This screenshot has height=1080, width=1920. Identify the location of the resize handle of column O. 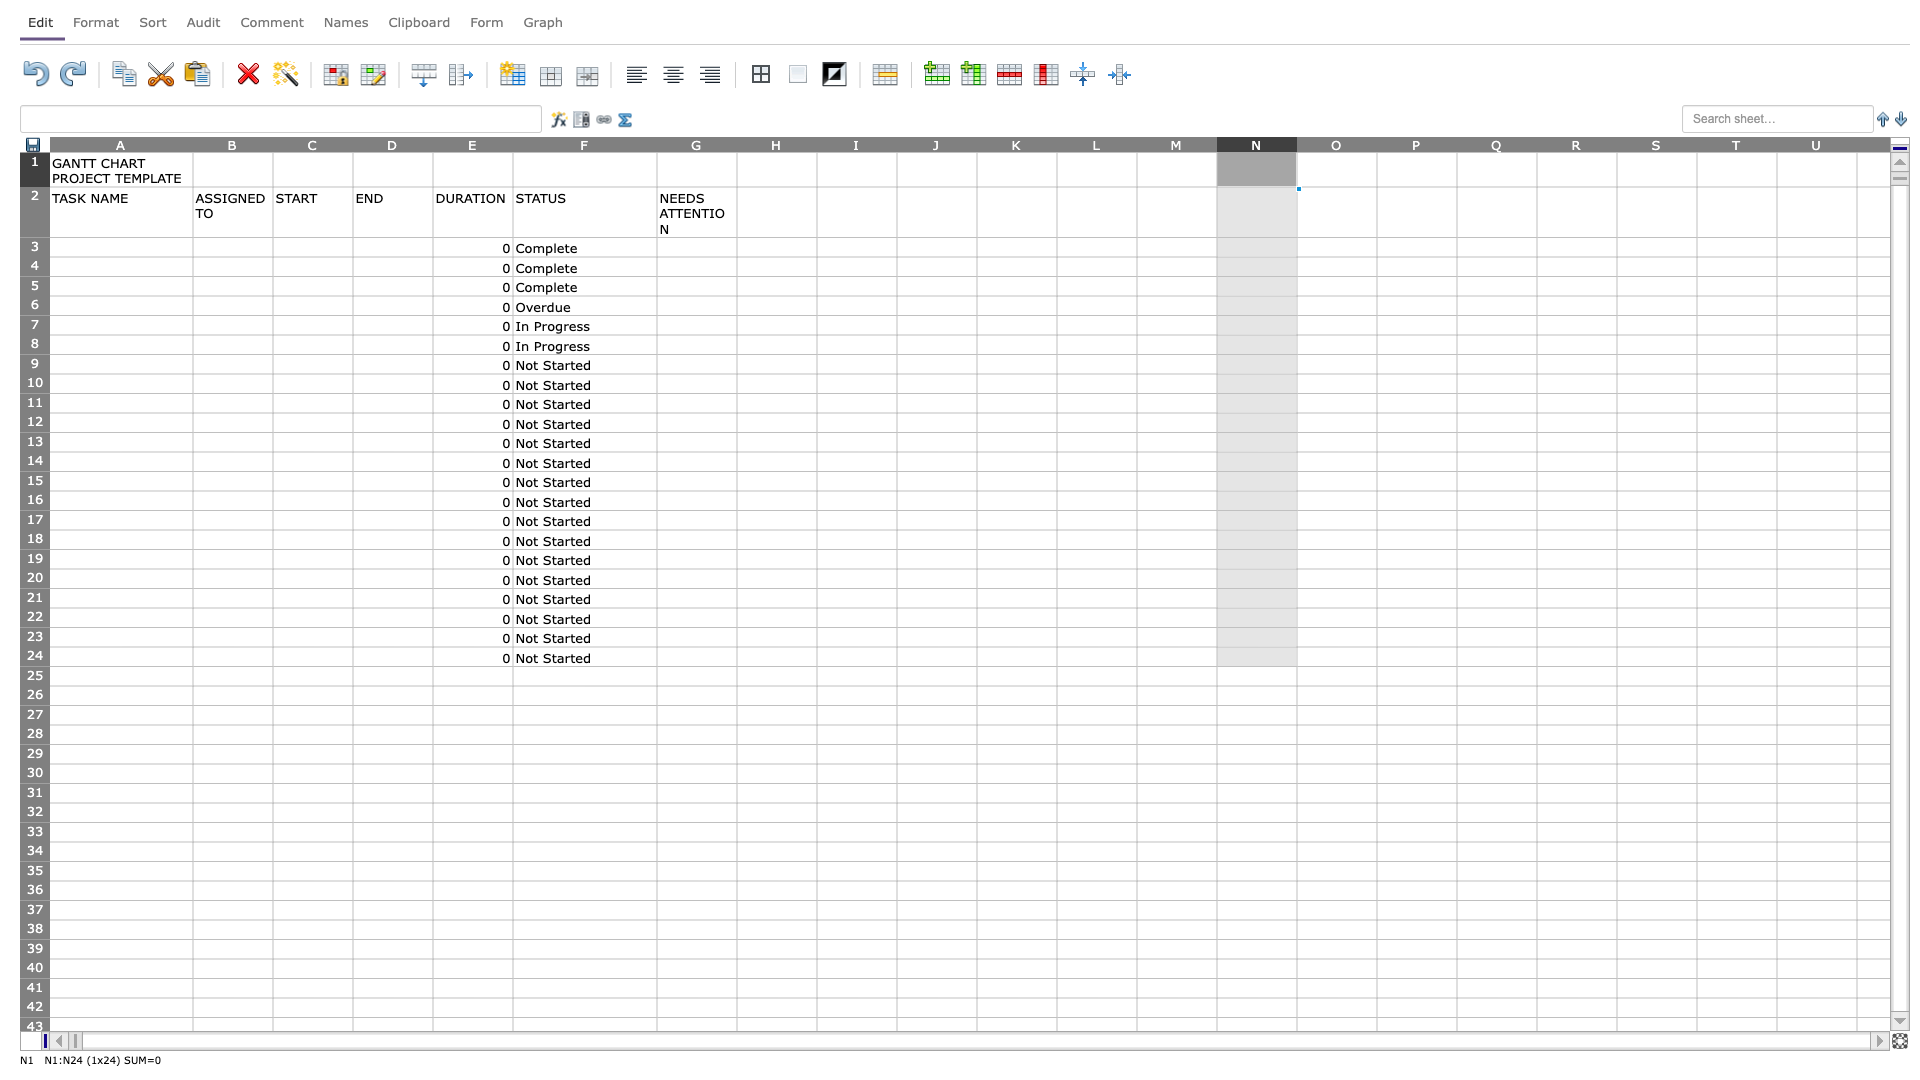
(1376, 143).